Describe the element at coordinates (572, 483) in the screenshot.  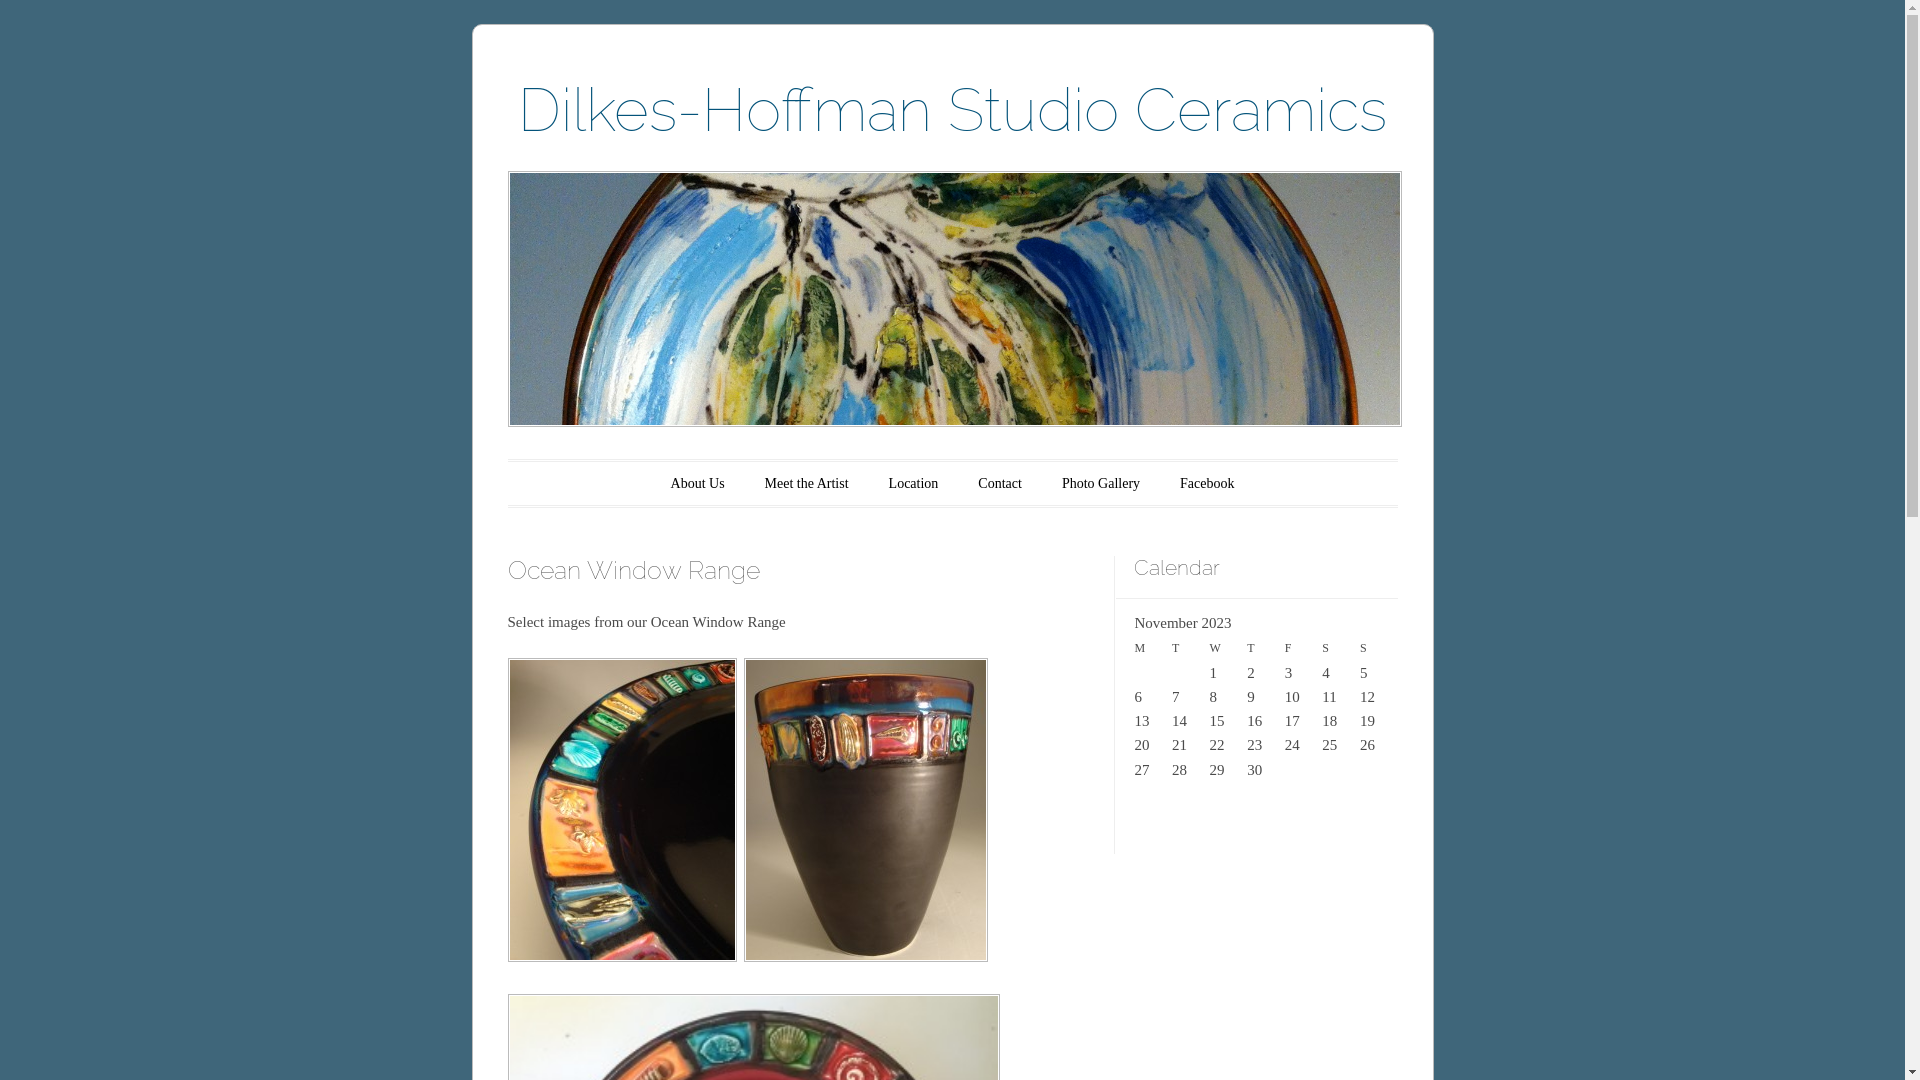
I see `'Skip to content'` at that location.